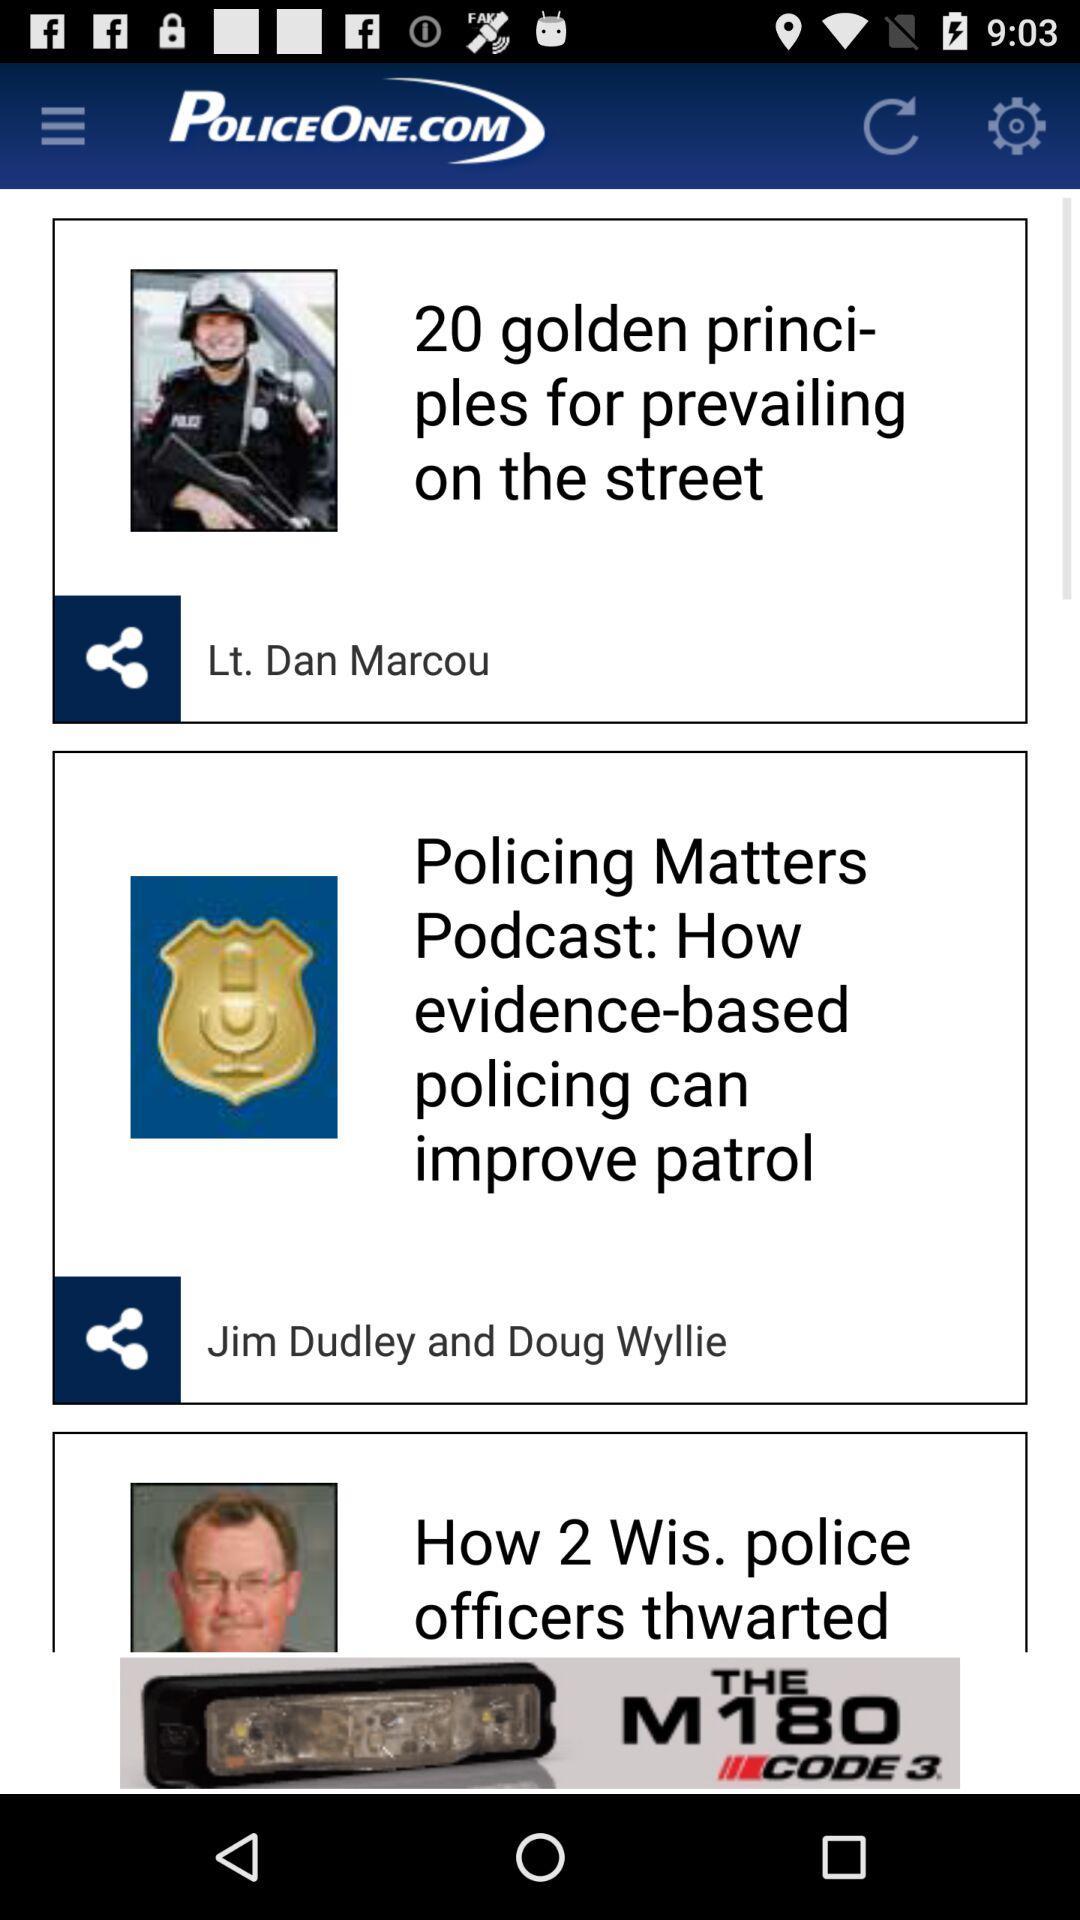  Describe the element at coordinates (477, 124) in the screenshot. I see `advertisement` at that location.